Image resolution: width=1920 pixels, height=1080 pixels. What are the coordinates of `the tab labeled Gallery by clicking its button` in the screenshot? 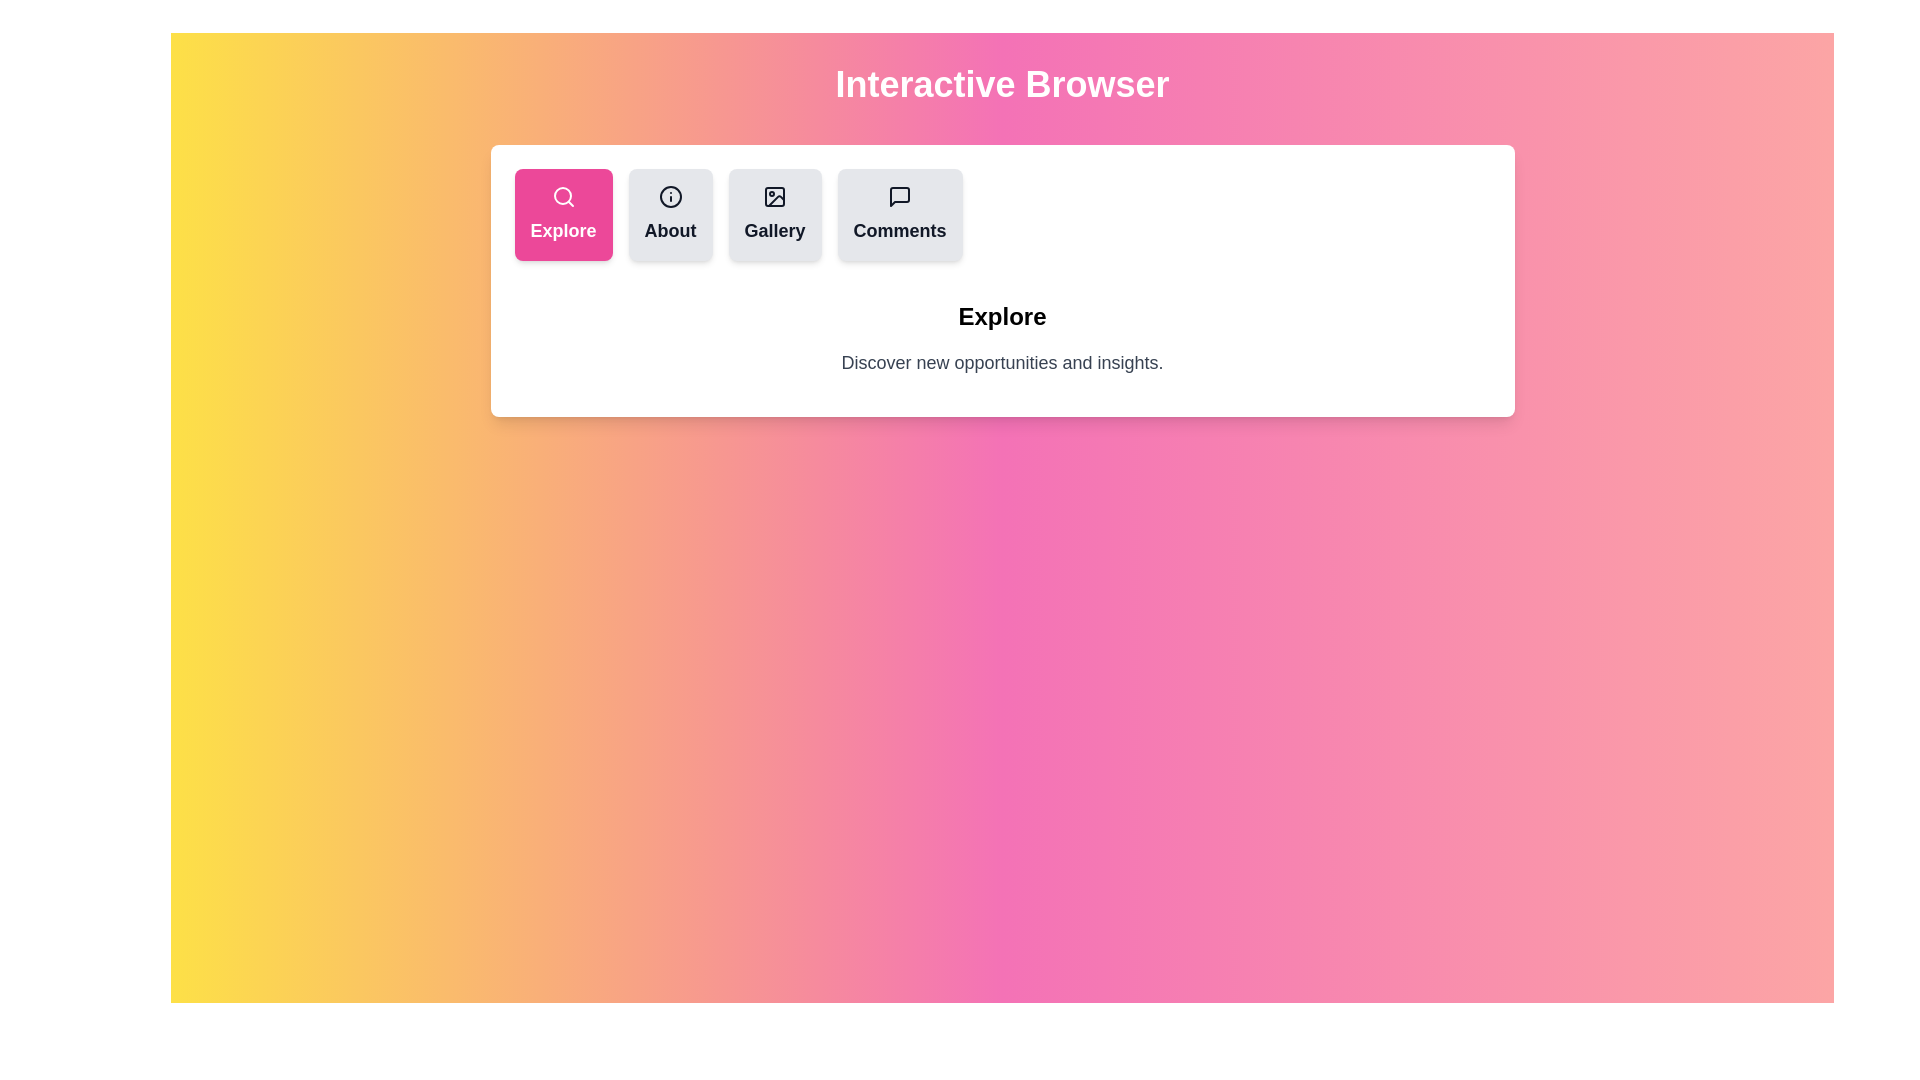 It's located at (774, 215).